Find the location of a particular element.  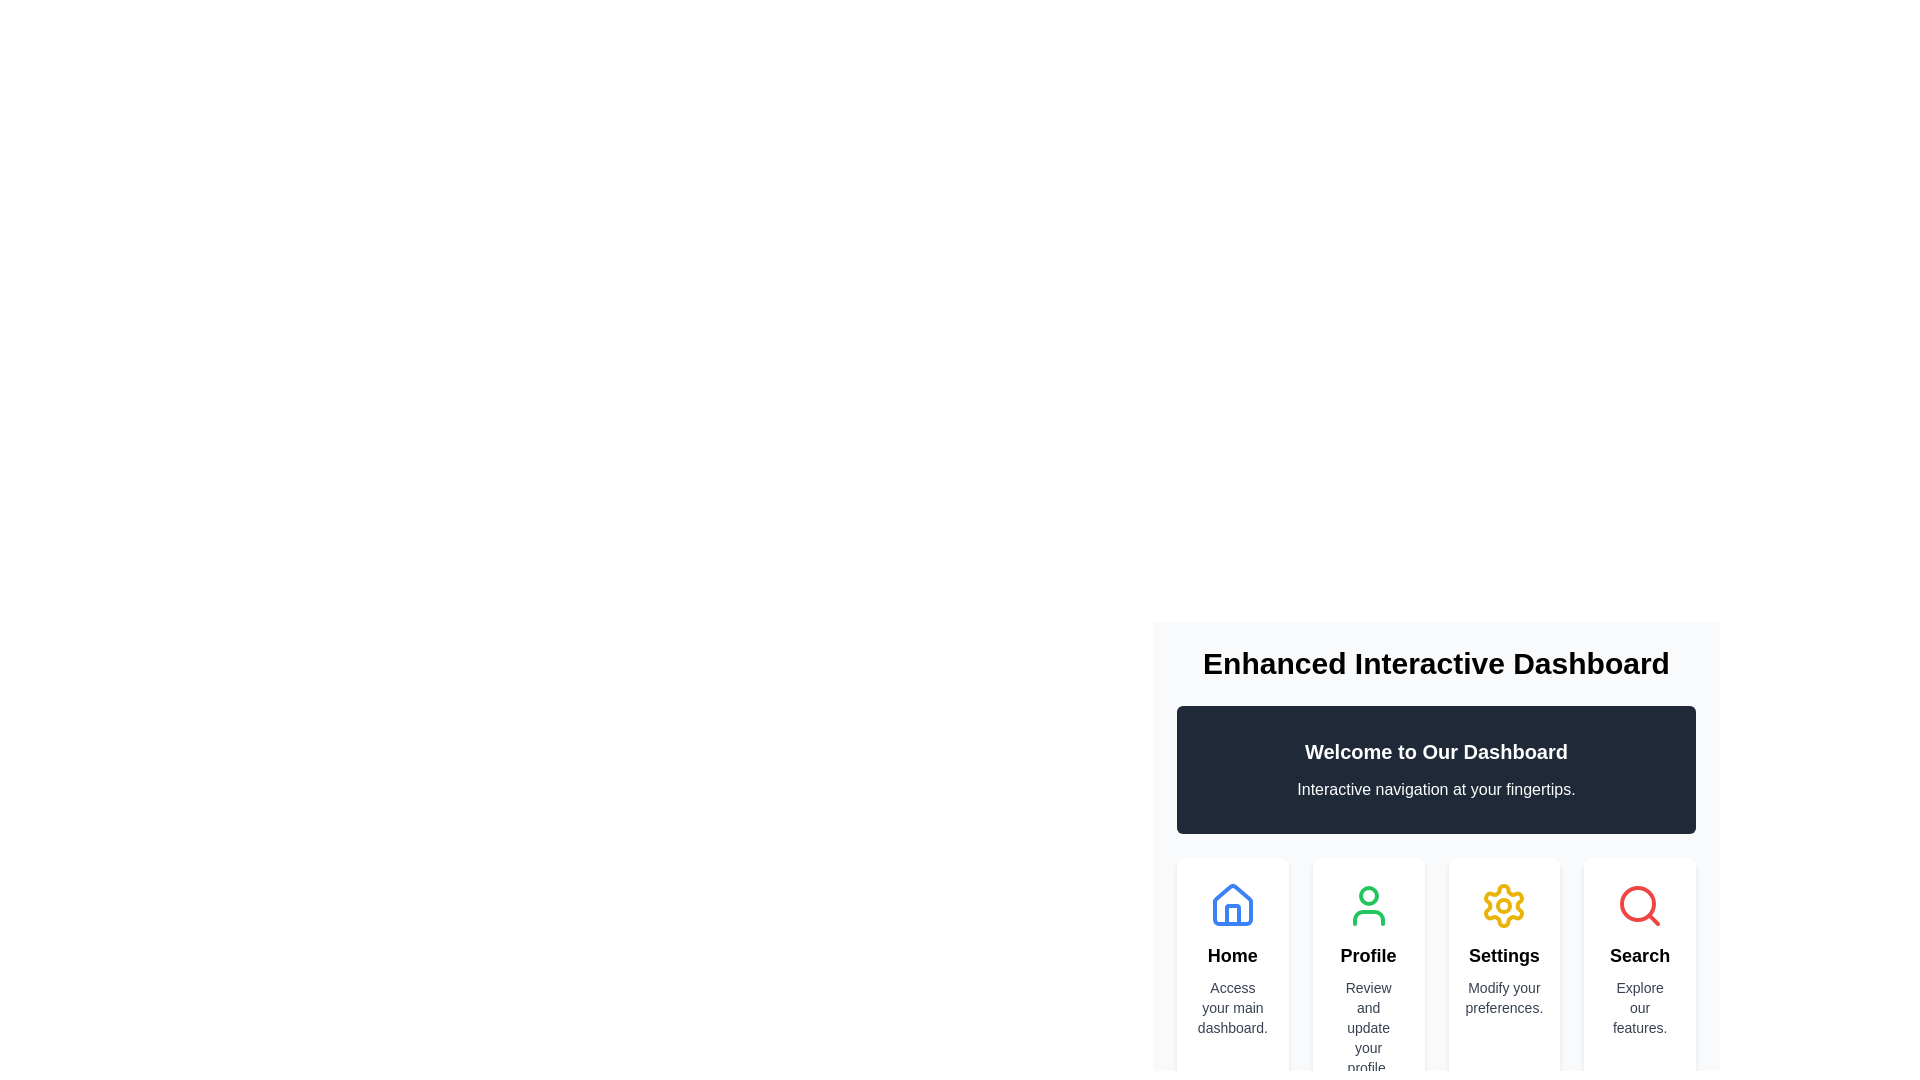

the bold text label with the content 'Search', which is positioned in the fourth column at the bottom of its section, above an icon resembling a magnifying glass and below a label reading 'Explore our features' is located at coordinates (1640, 955).